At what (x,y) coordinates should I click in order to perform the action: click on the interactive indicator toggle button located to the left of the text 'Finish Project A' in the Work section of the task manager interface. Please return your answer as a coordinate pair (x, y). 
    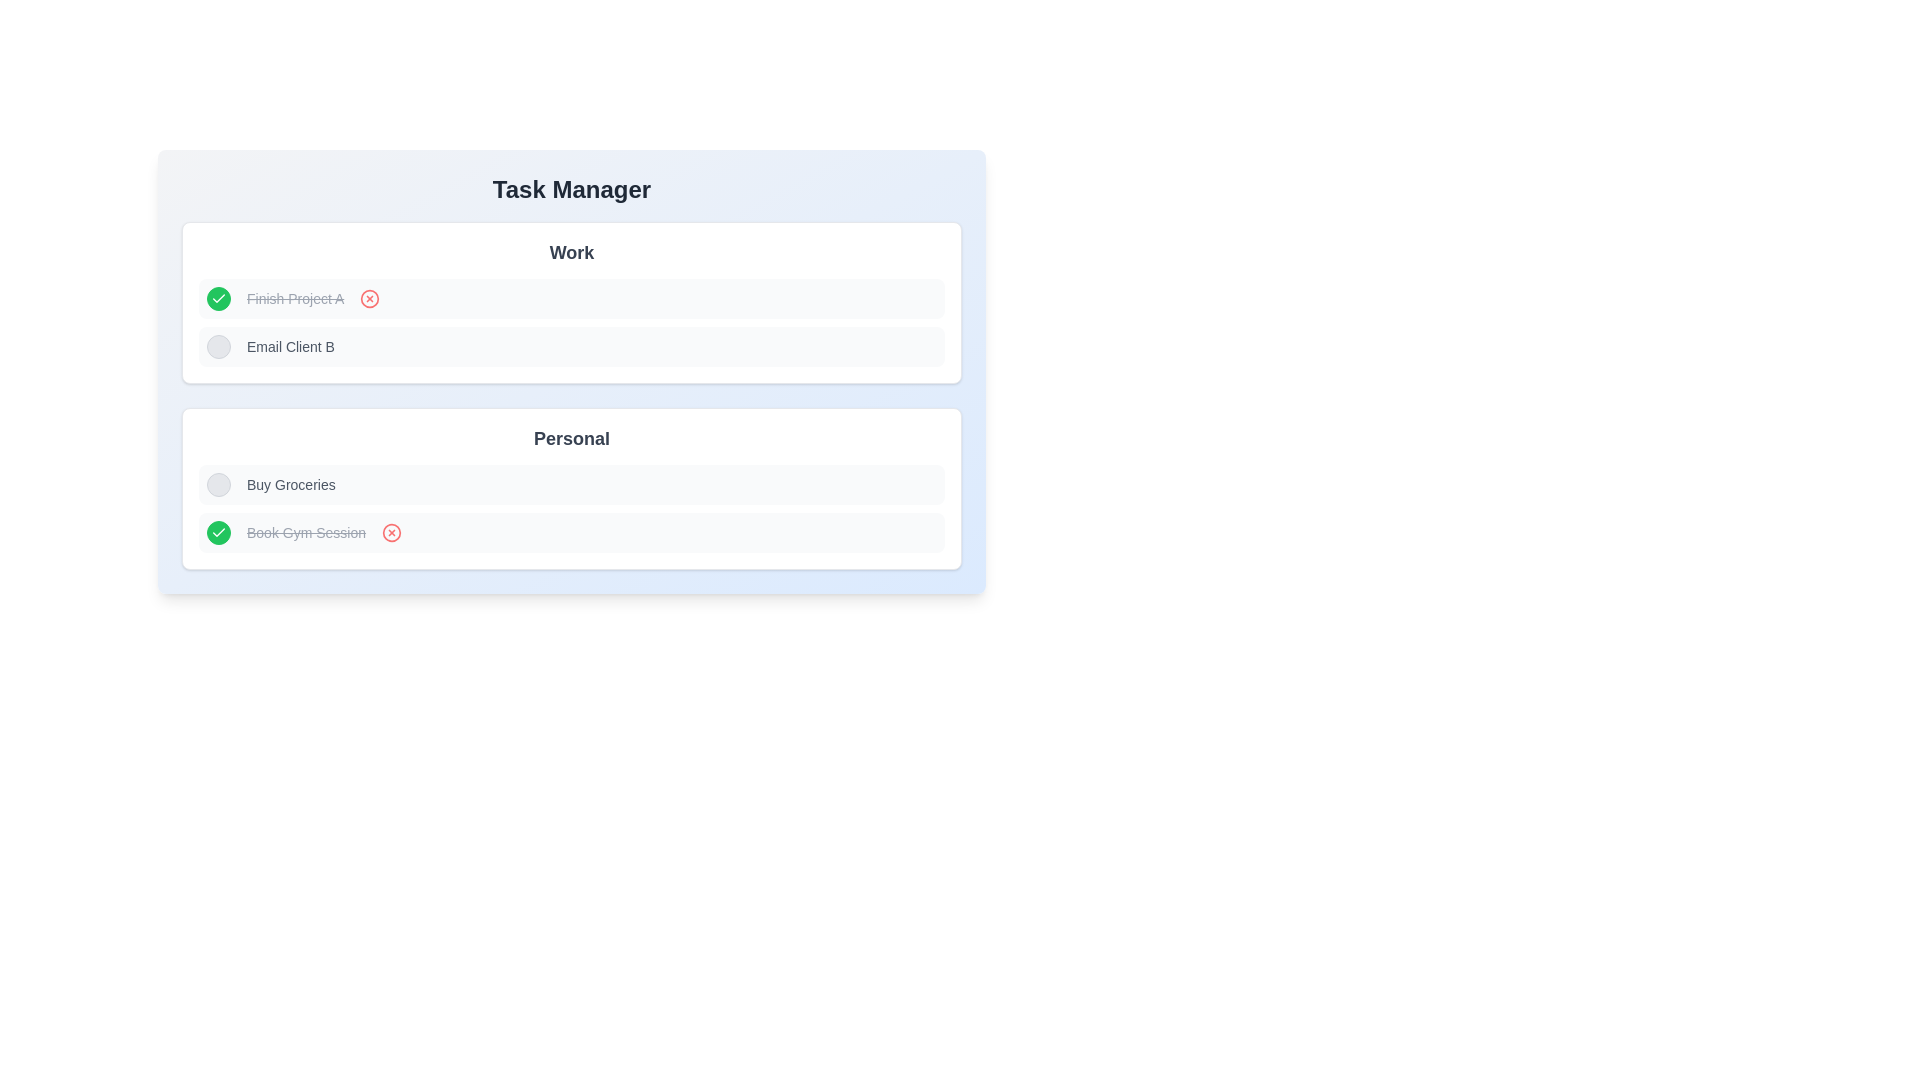
    Looking at the image, I should click on (219, 299).